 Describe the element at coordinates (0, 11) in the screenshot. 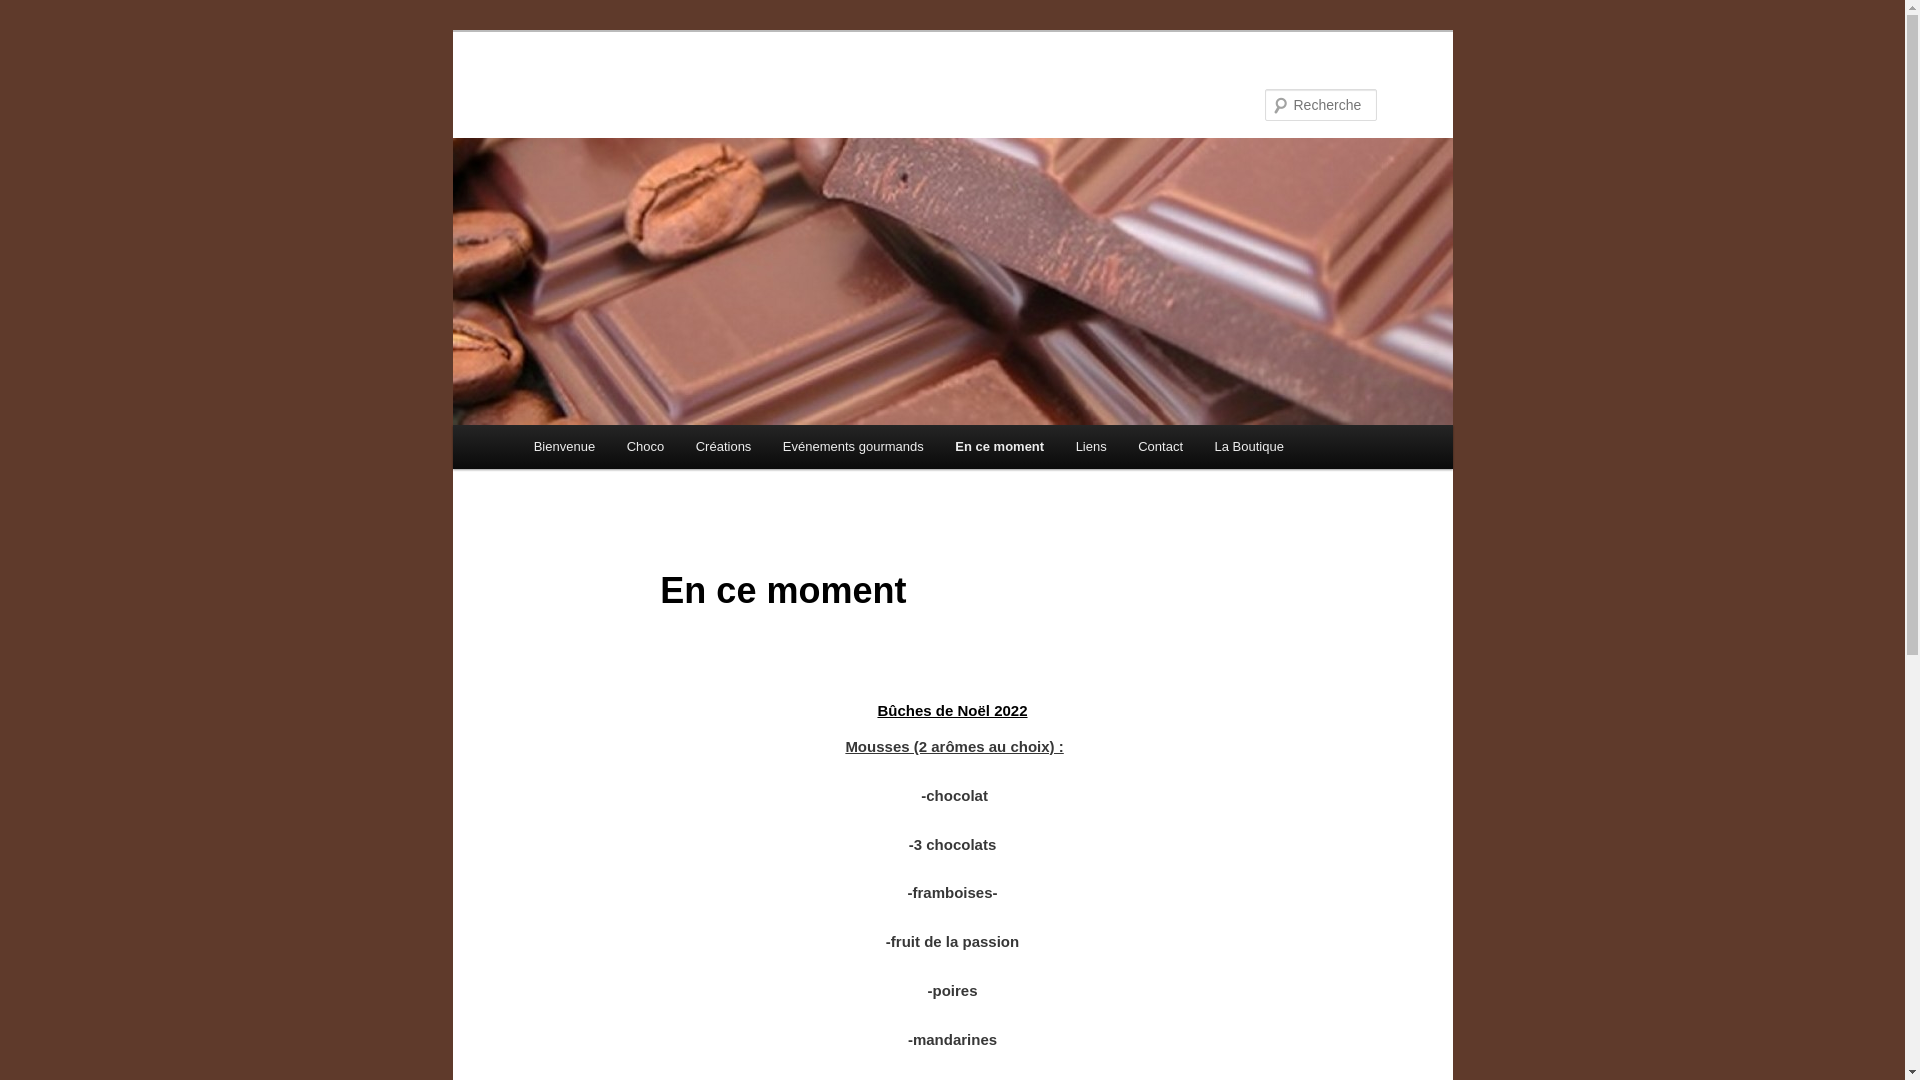

I see `'Recherche'` at that location.